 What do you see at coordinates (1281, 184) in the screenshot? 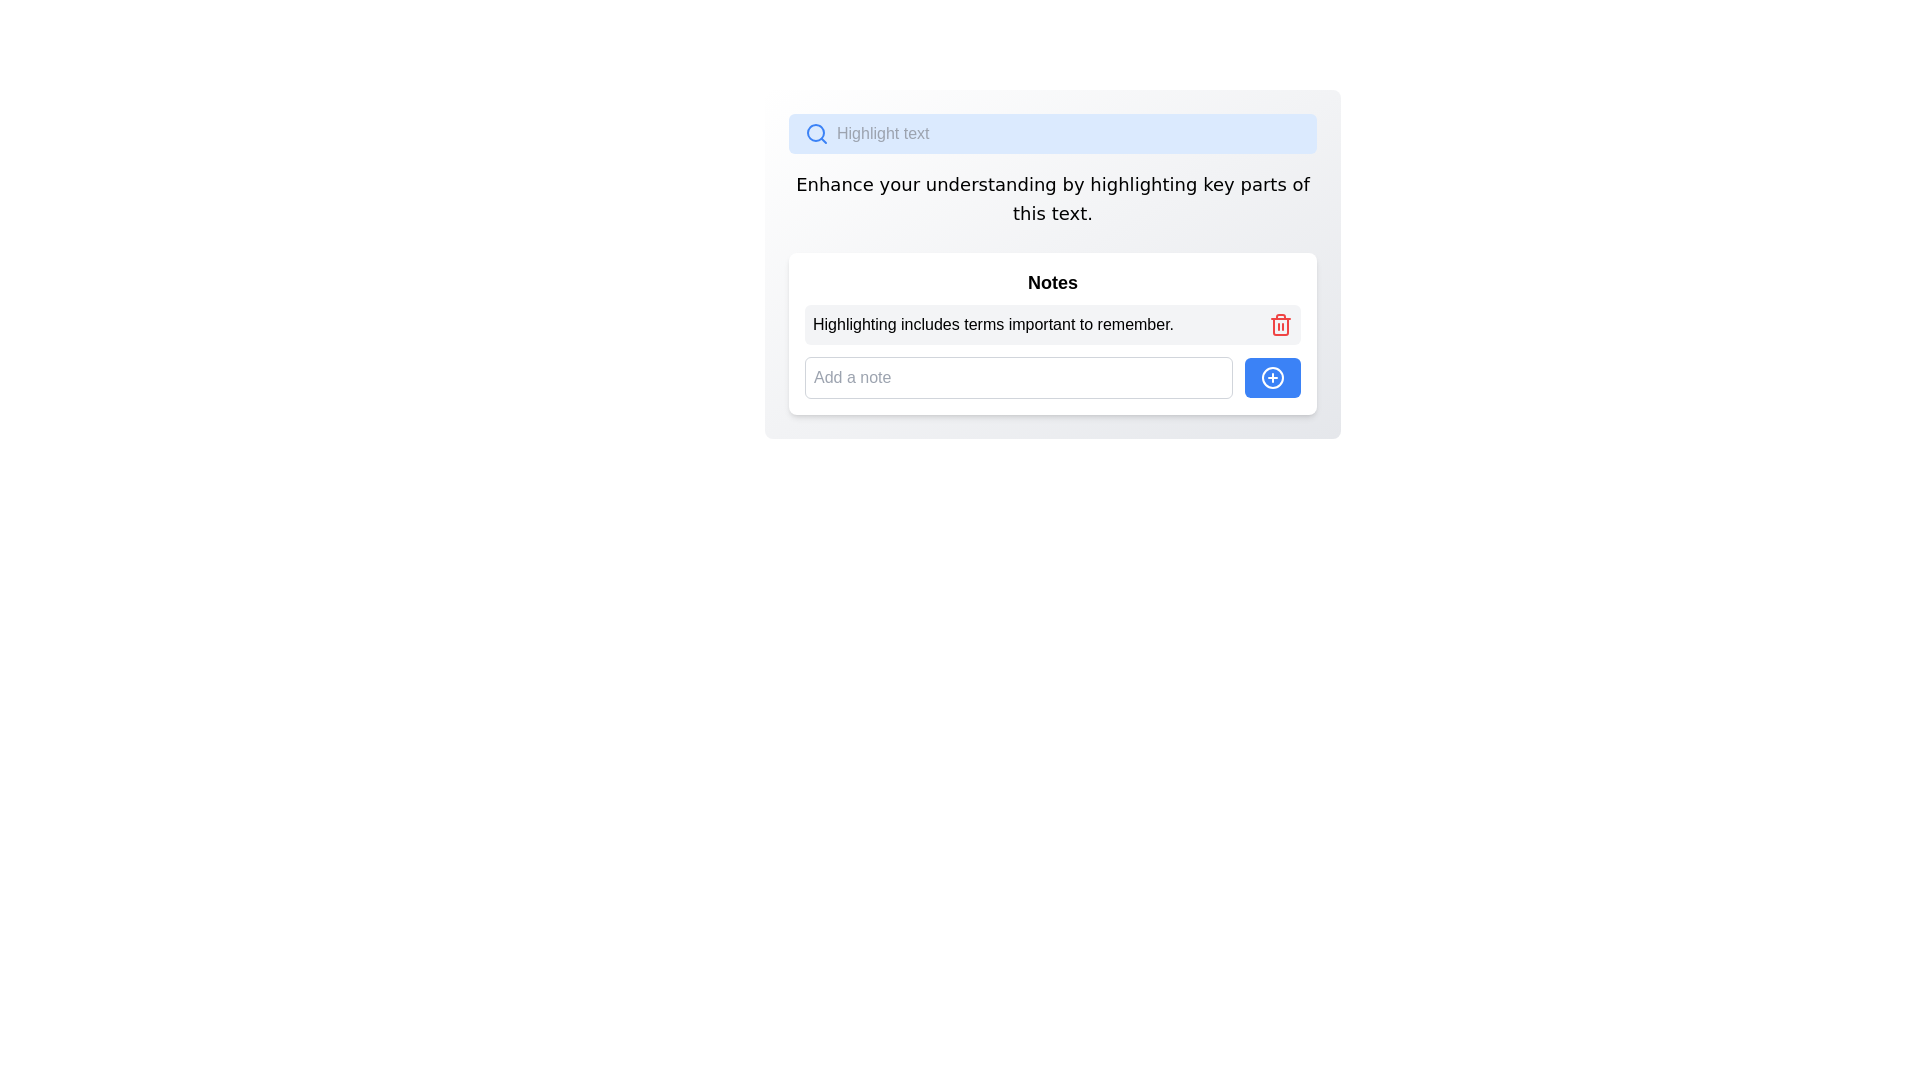
I see `the text character 's' which completes the word 'parts' in the instructional sentence located above the 'Notes' section in the main interface panel` at bounding box center [1281, 184].